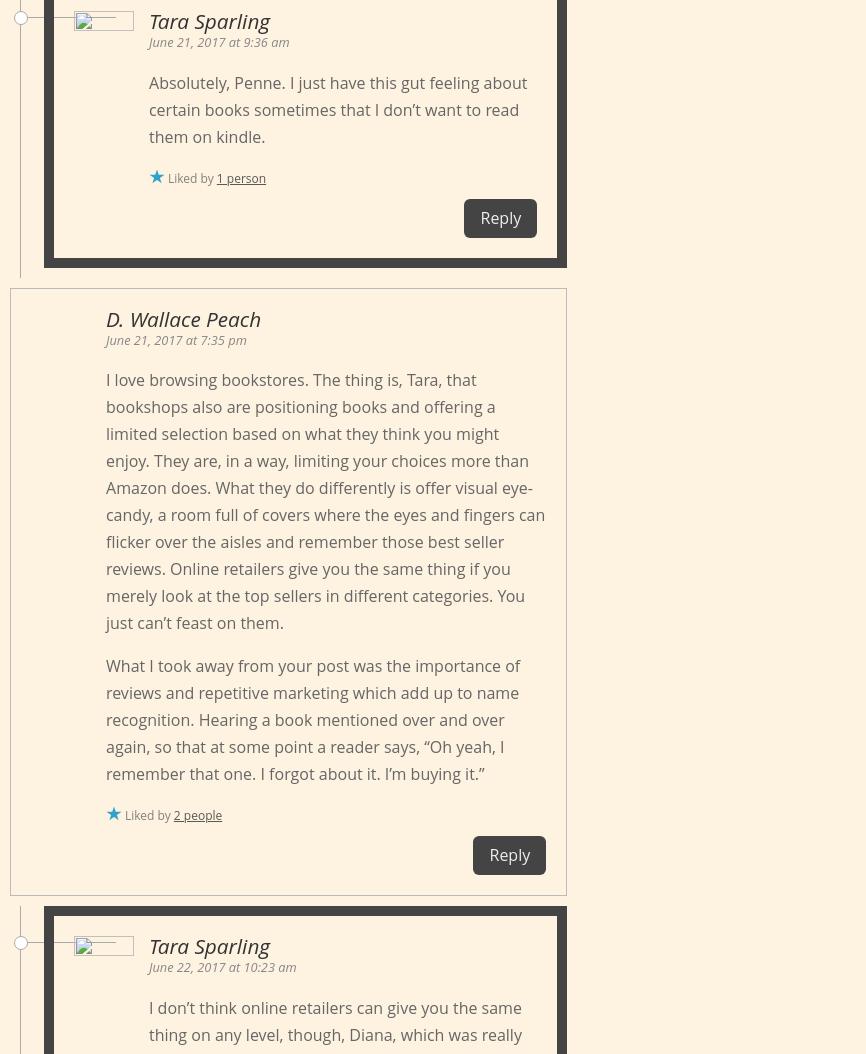  What do you see at coordinates (218, 41) in the screenshot?
I see `'June 21, 2017 at 9:36 am'` at bounding box center [218, 41].